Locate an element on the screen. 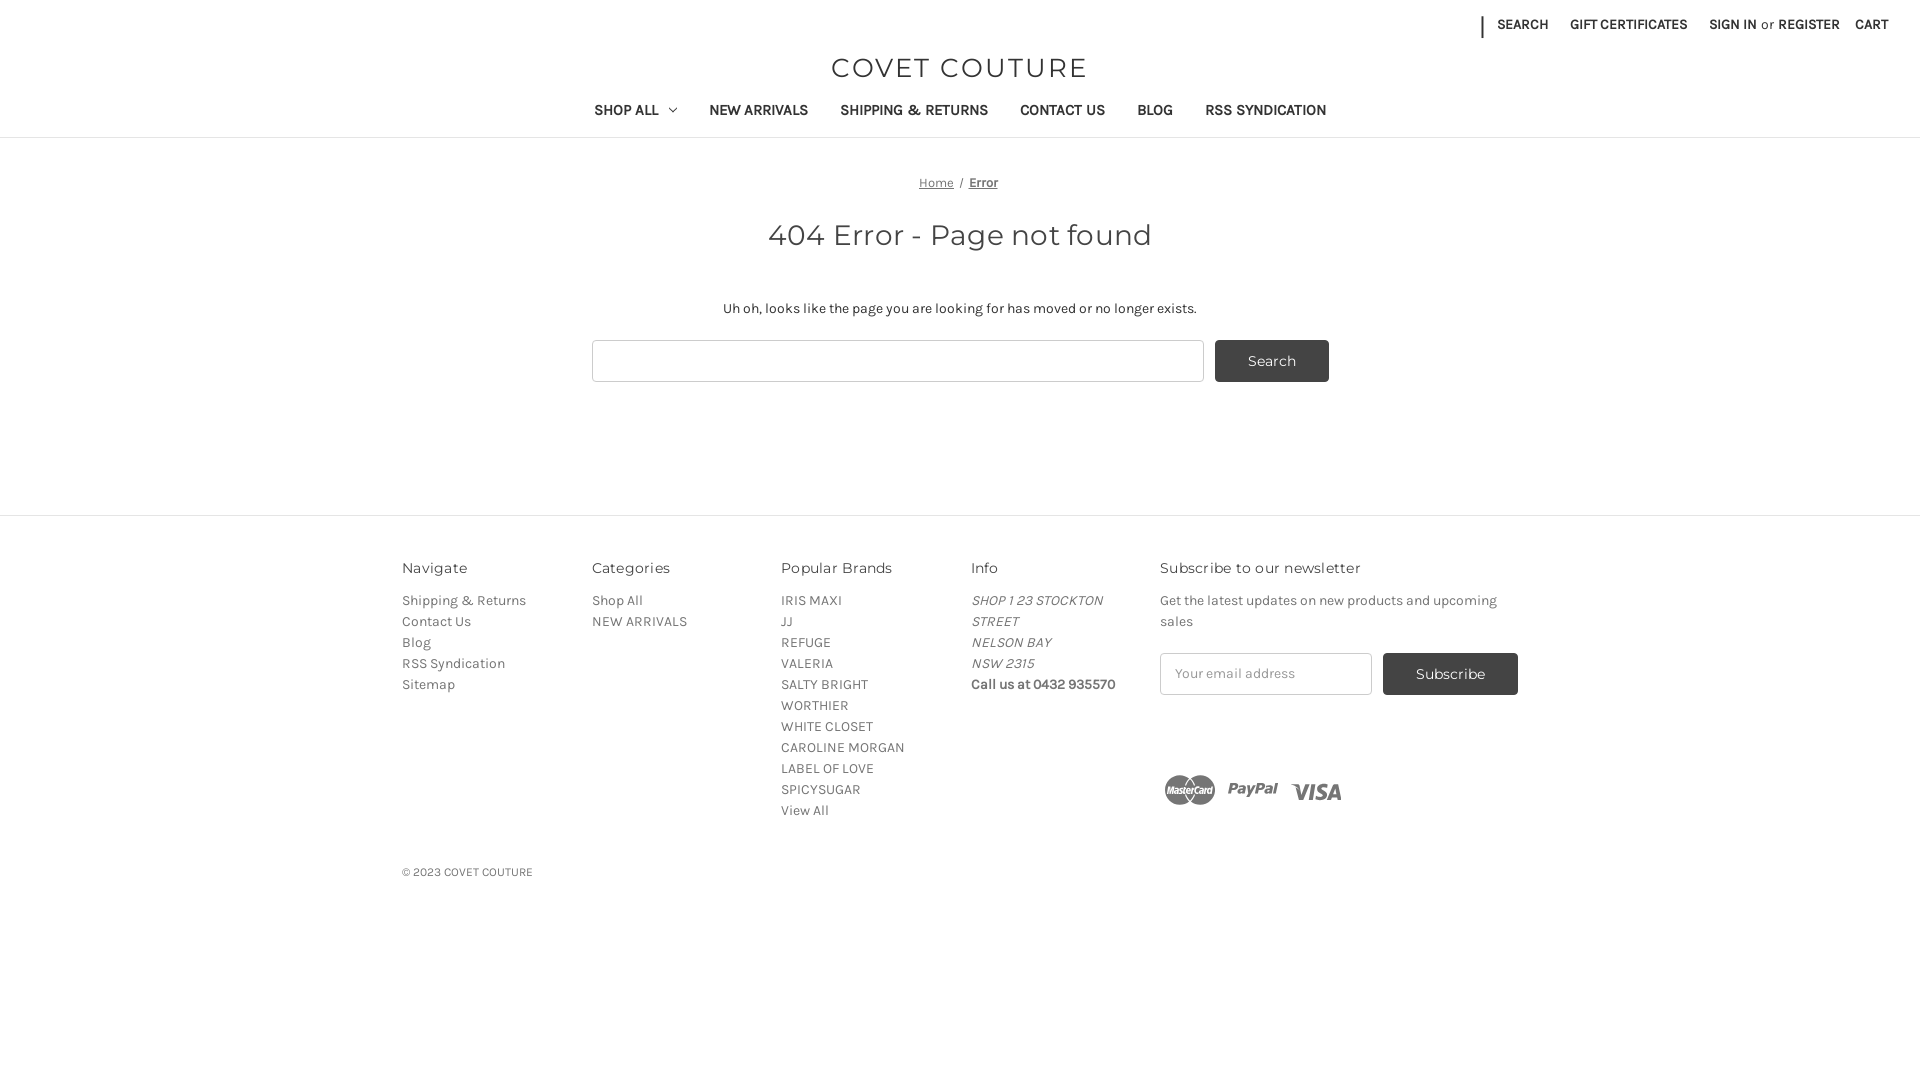  'LABEL OF LOVE' is located at coordinates (827, 767).